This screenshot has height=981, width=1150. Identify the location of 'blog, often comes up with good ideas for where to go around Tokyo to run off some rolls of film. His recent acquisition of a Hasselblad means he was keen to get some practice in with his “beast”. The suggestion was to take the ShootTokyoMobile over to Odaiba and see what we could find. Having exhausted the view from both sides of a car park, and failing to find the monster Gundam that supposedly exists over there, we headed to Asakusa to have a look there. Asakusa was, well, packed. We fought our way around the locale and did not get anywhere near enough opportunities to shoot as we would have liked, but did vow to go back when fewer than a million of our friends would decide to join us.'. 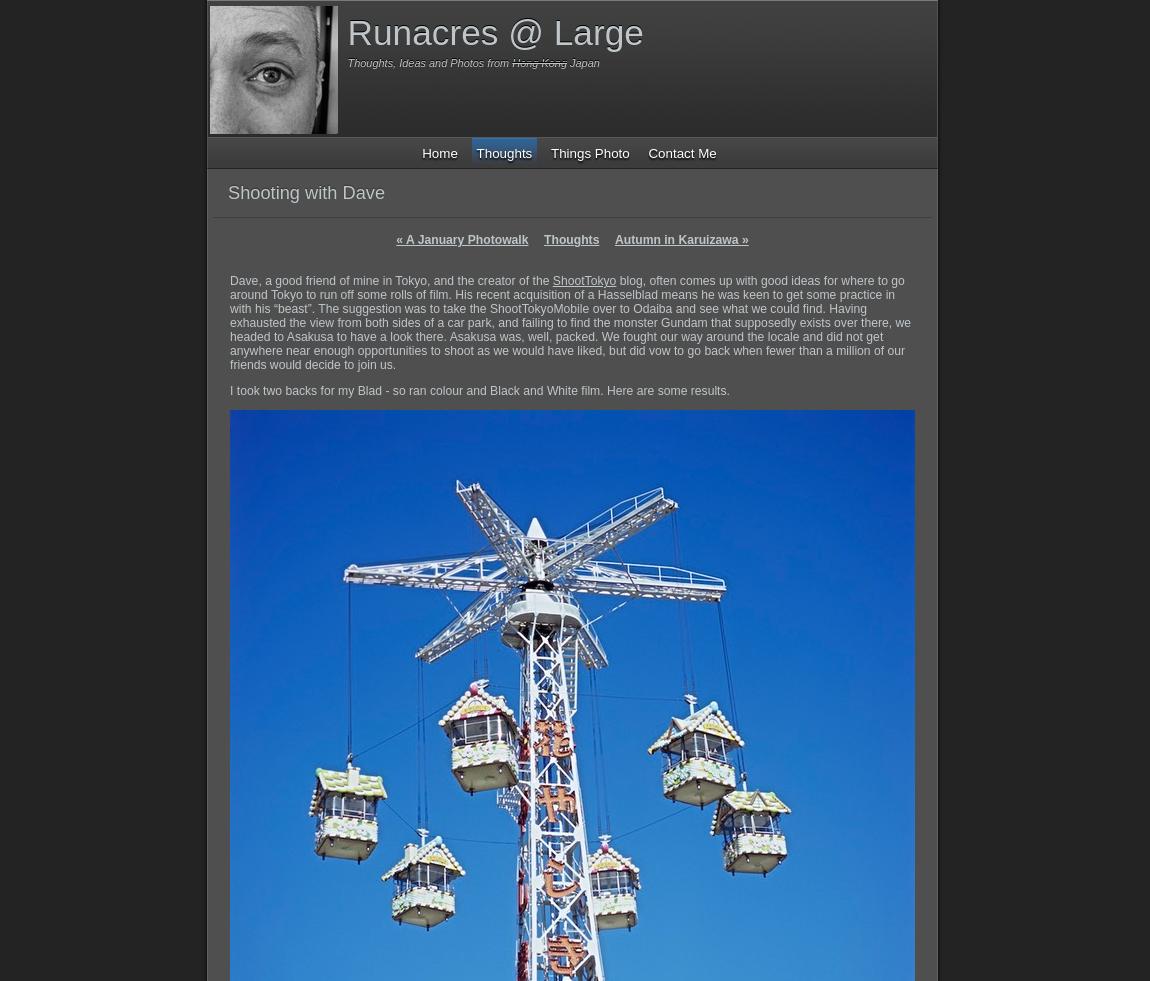
(570, 322).